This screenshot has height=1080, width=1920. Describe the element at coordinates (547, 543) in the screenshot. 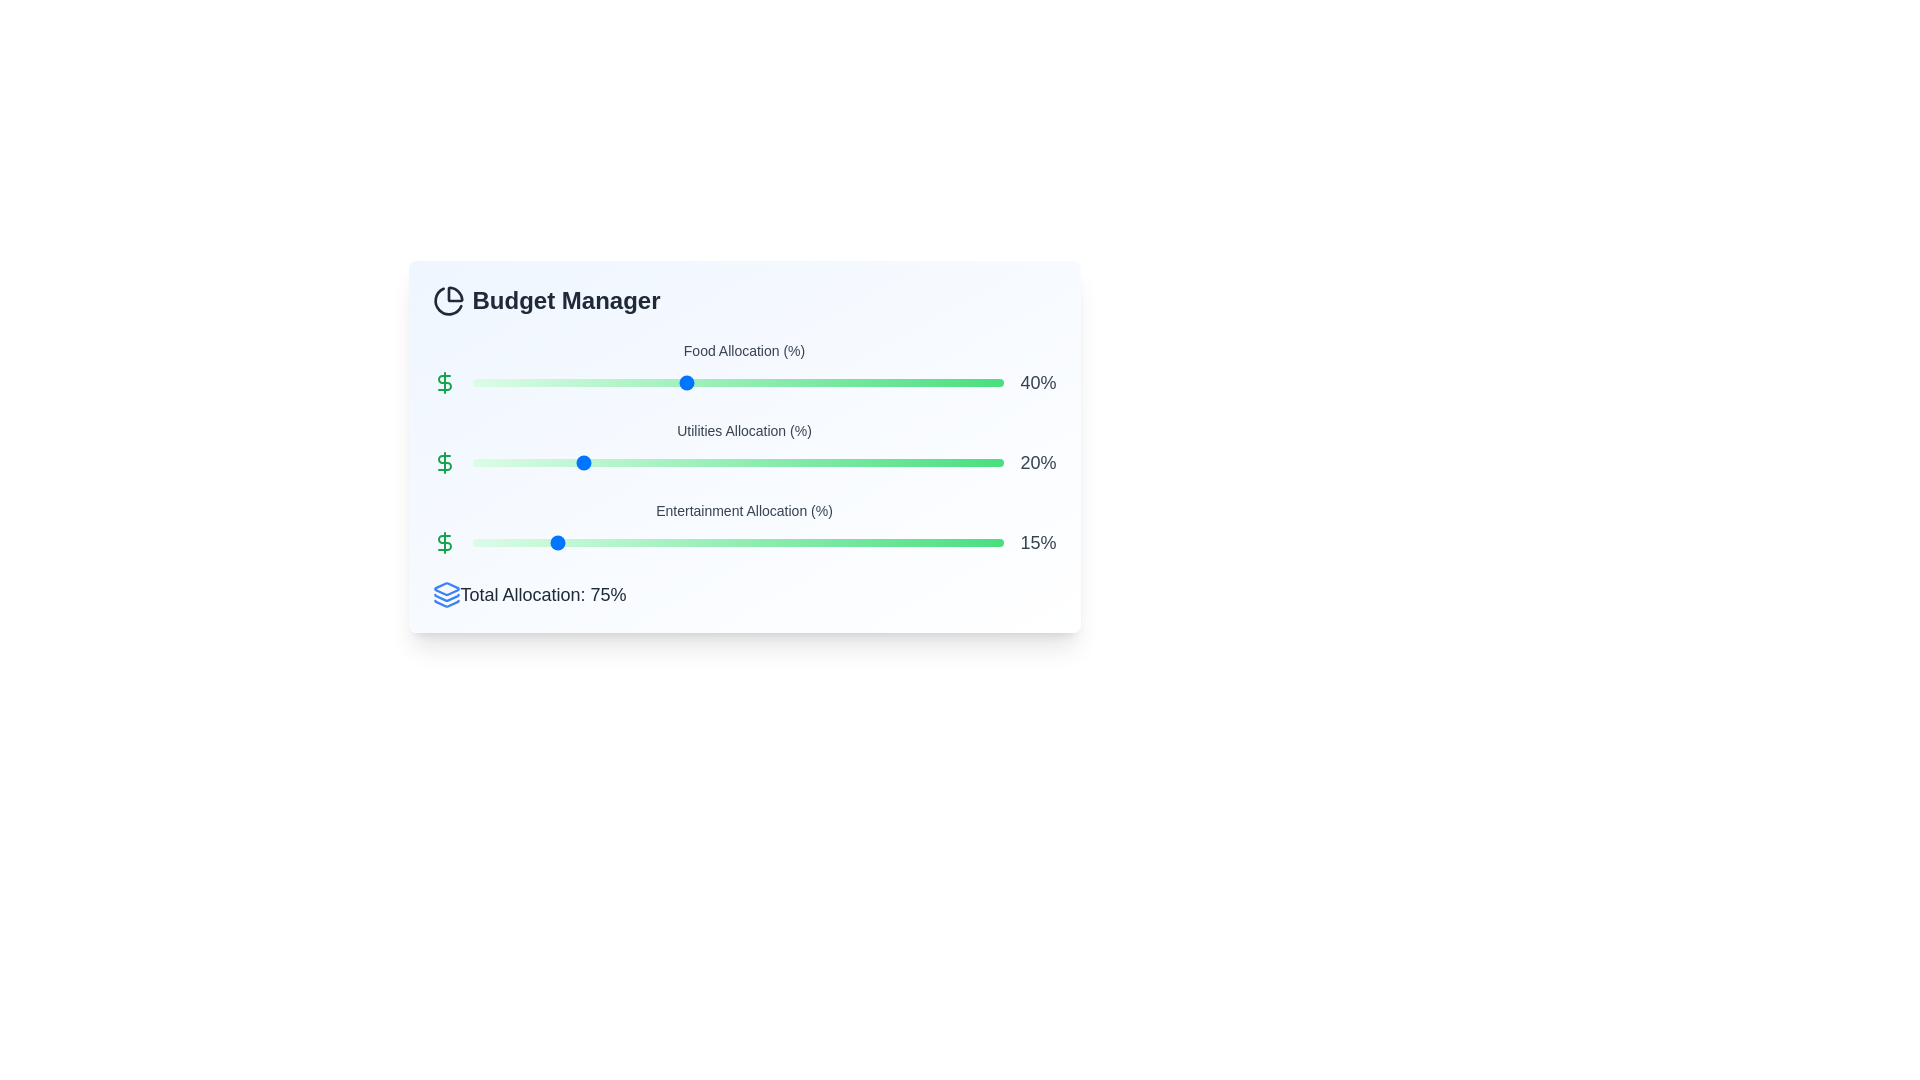

I see `the Entertainment Allocation slider to 14%` at that location.